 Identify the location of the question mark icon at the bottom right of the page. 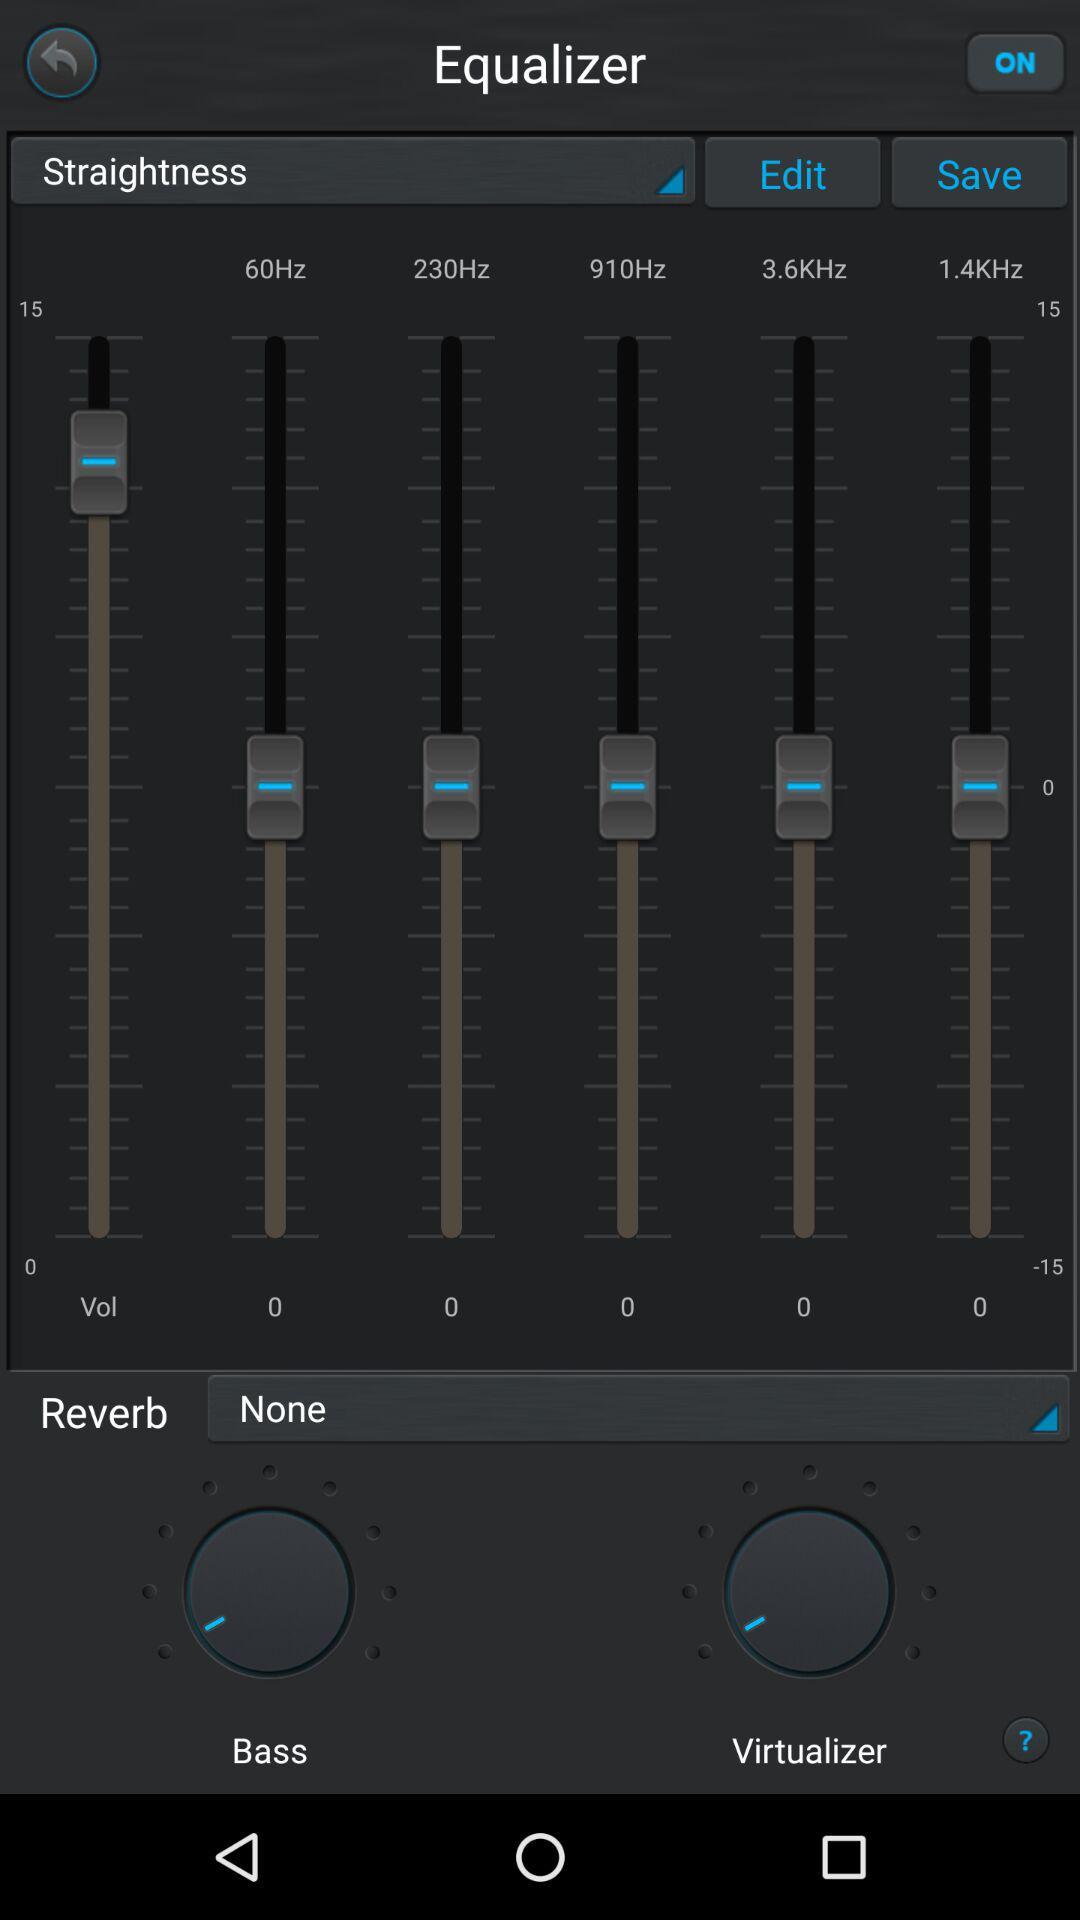
(1026, 1738).